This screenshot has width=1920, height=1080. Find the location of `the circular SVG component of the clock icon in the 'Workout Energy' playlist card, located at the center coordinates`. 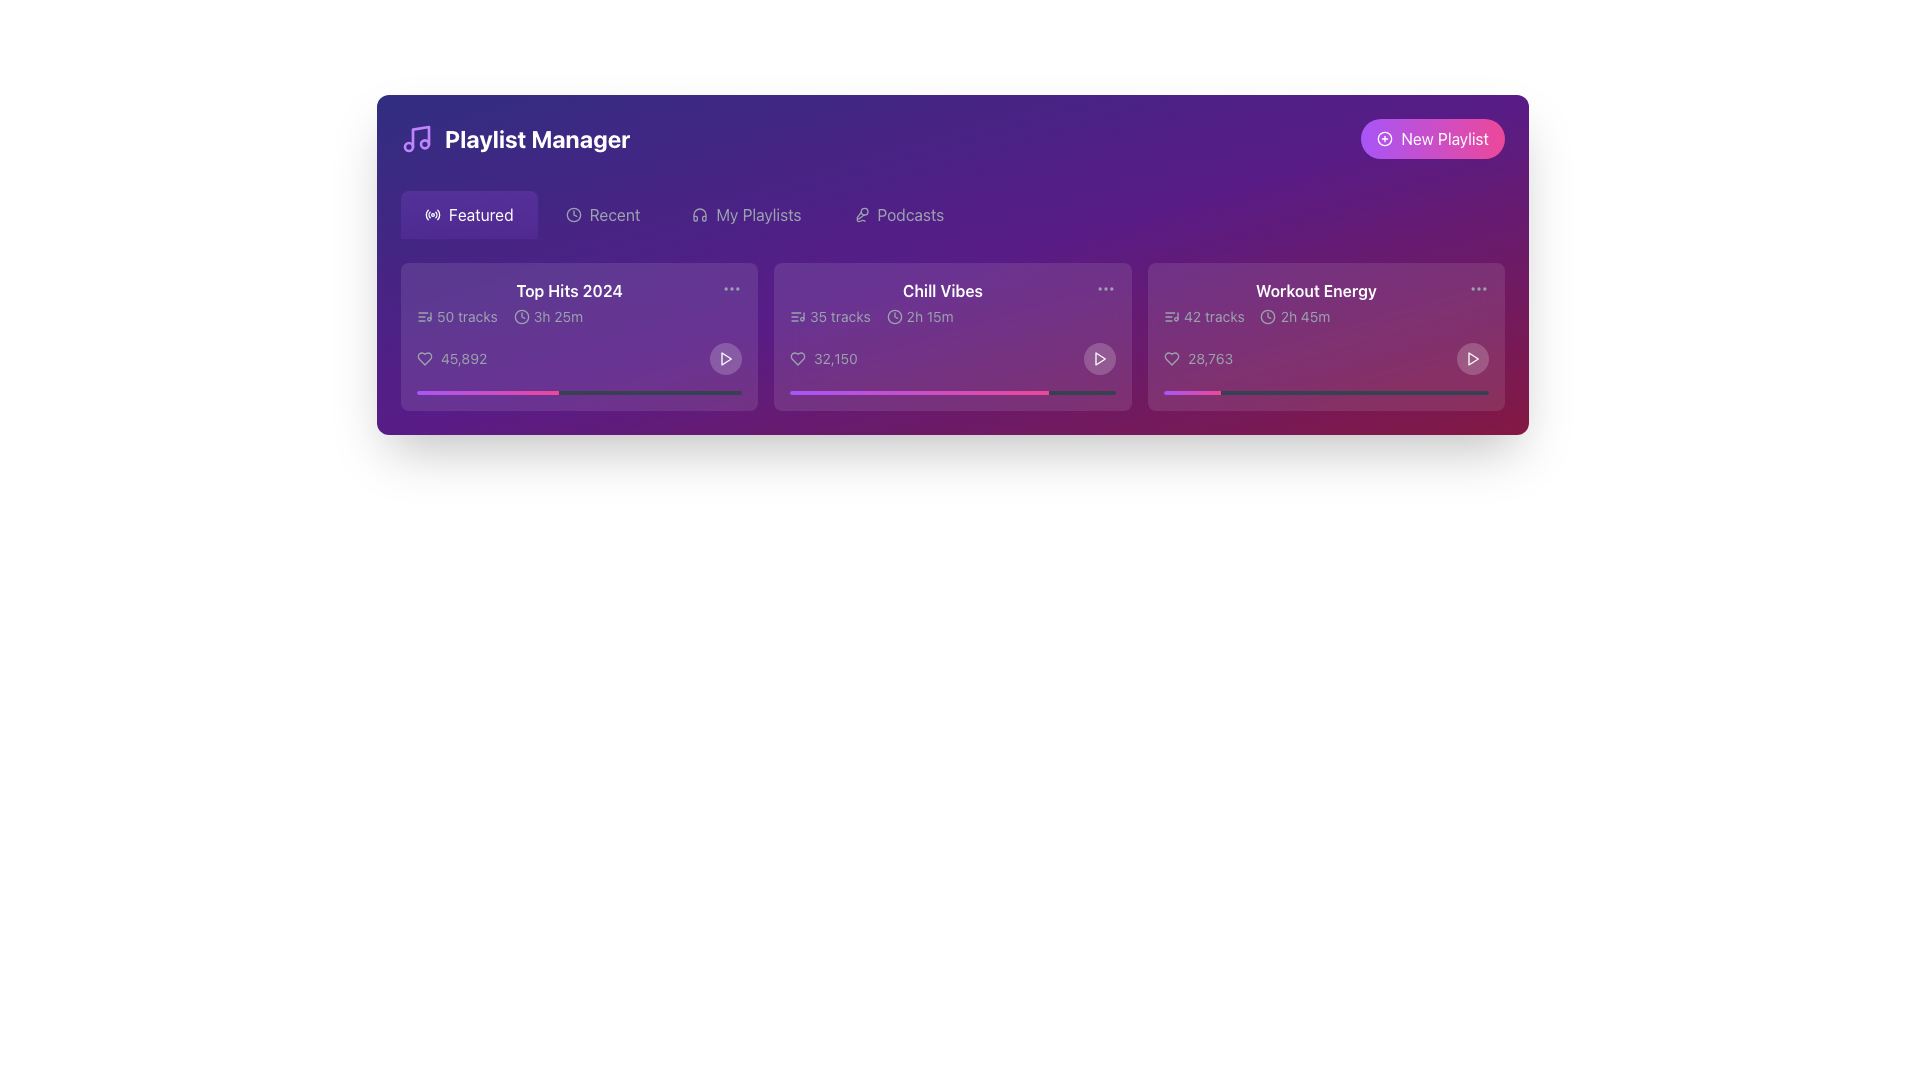

the circular SVG component of the clock icon in the 'Workout Energy' playlist card, located at the center coordinates is located at coordinates (1267, 315).